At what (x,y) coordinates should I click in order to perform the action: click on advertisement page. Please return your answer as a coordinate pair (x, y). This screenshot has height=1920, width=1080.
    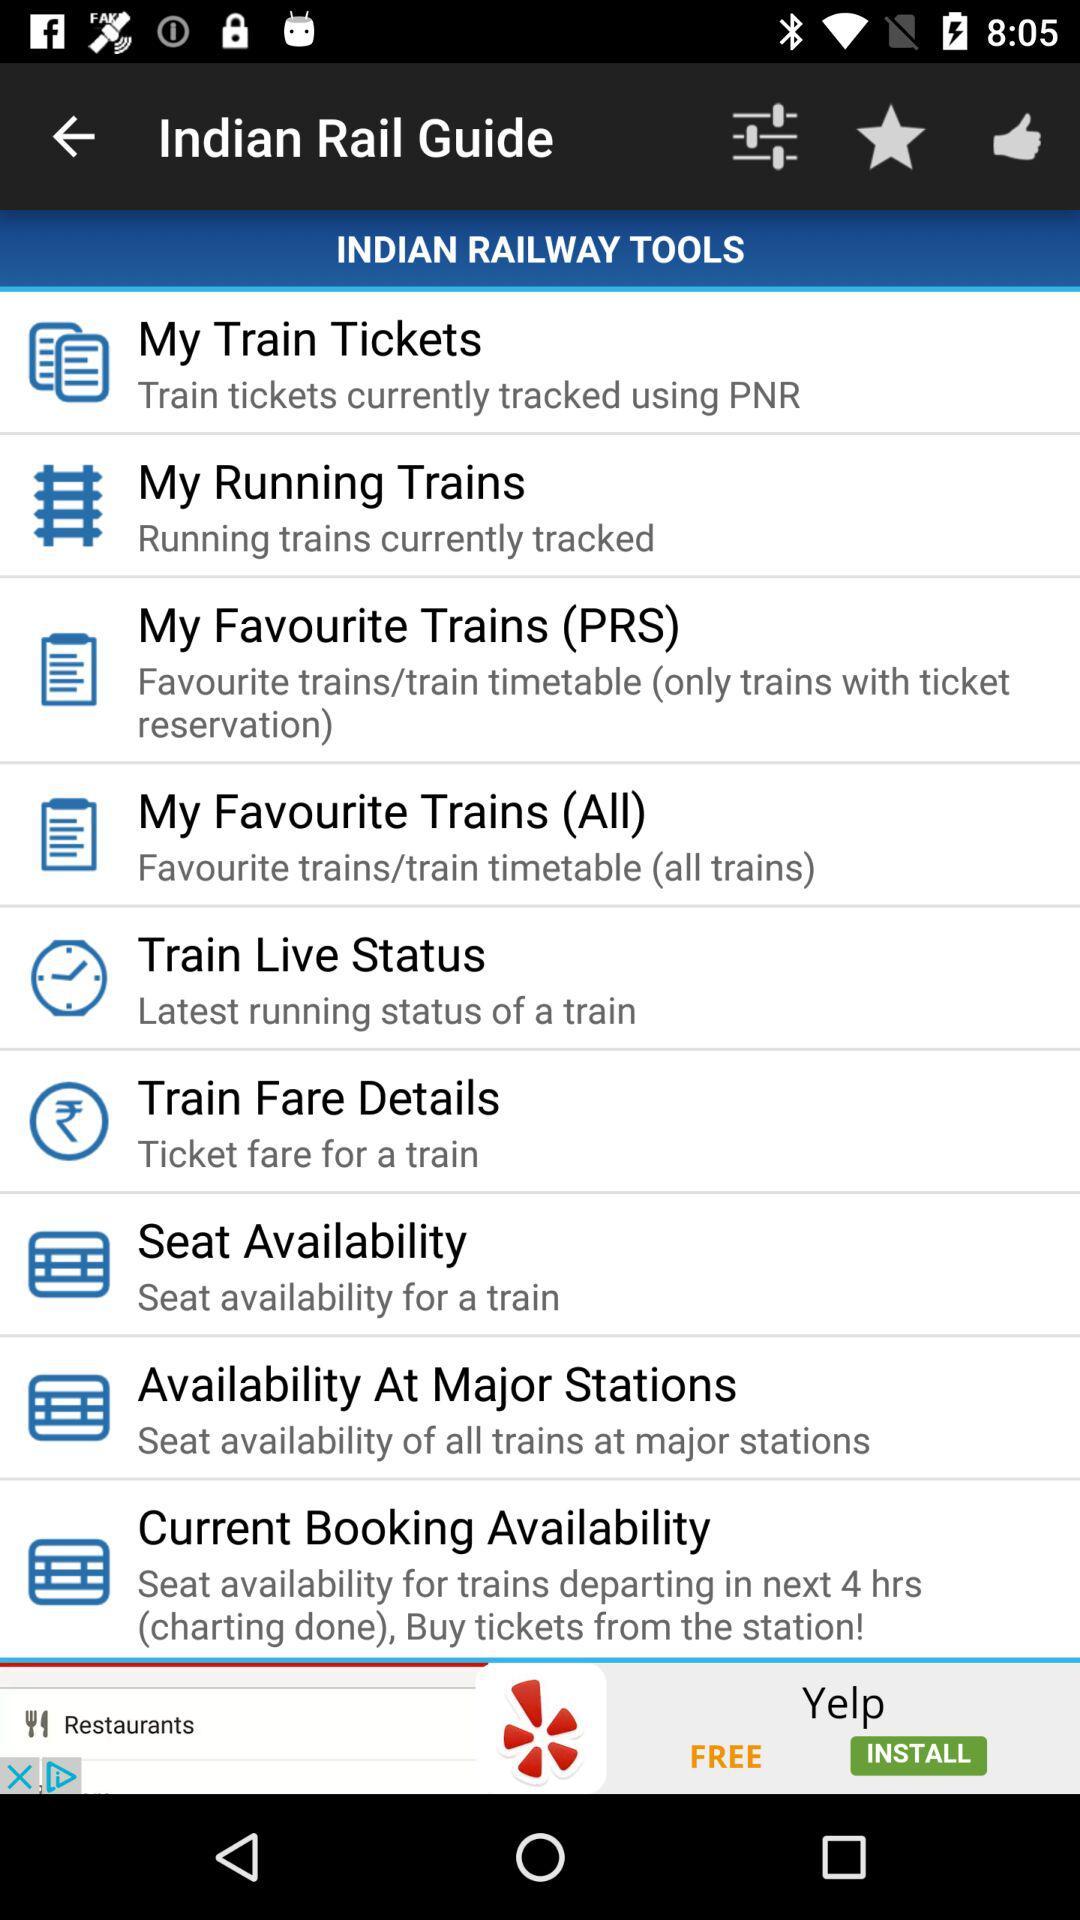
    Looking at the image, I should click on (540, 1727).